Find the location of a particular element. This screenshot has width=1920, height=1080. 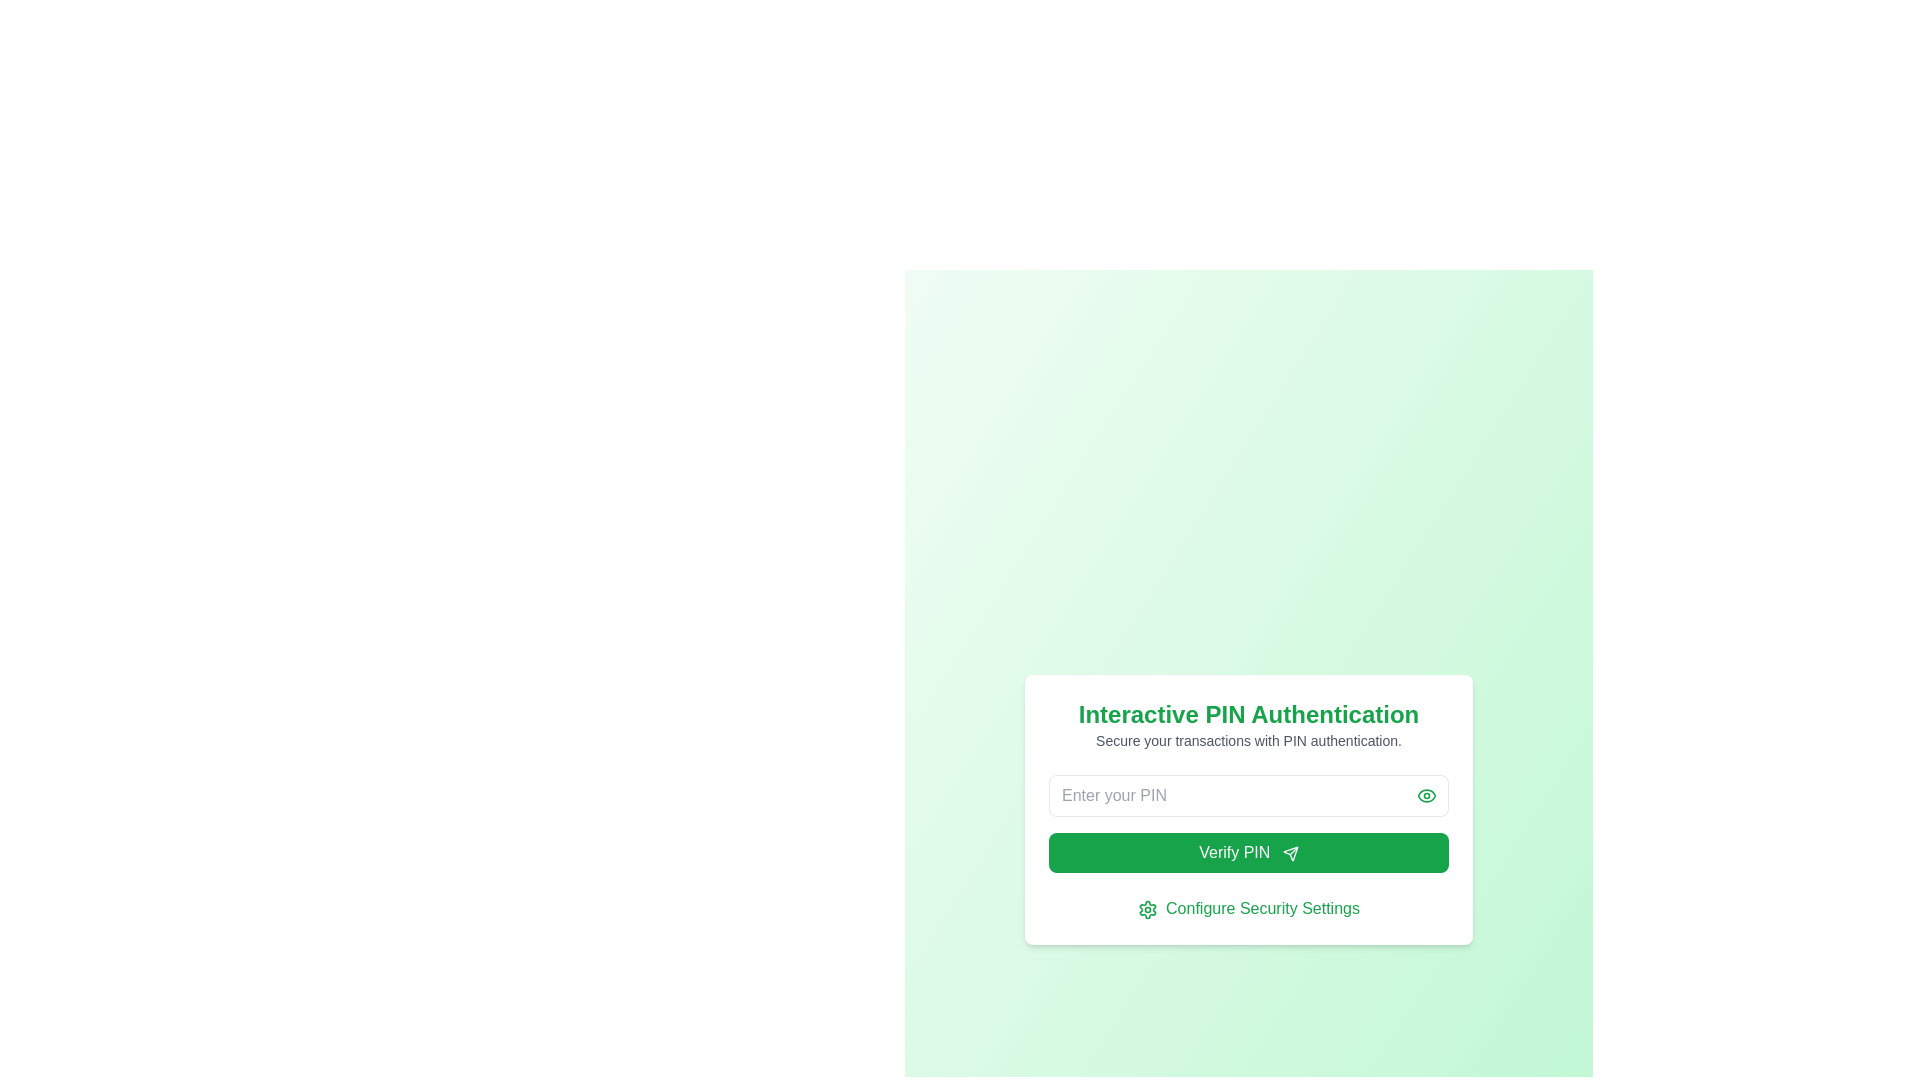

the 'send' icon, which is a small vector icon resembling a paper airplane, located to the right of the text in the 'Verify PIN' button is located at coordinates (1290, 853).